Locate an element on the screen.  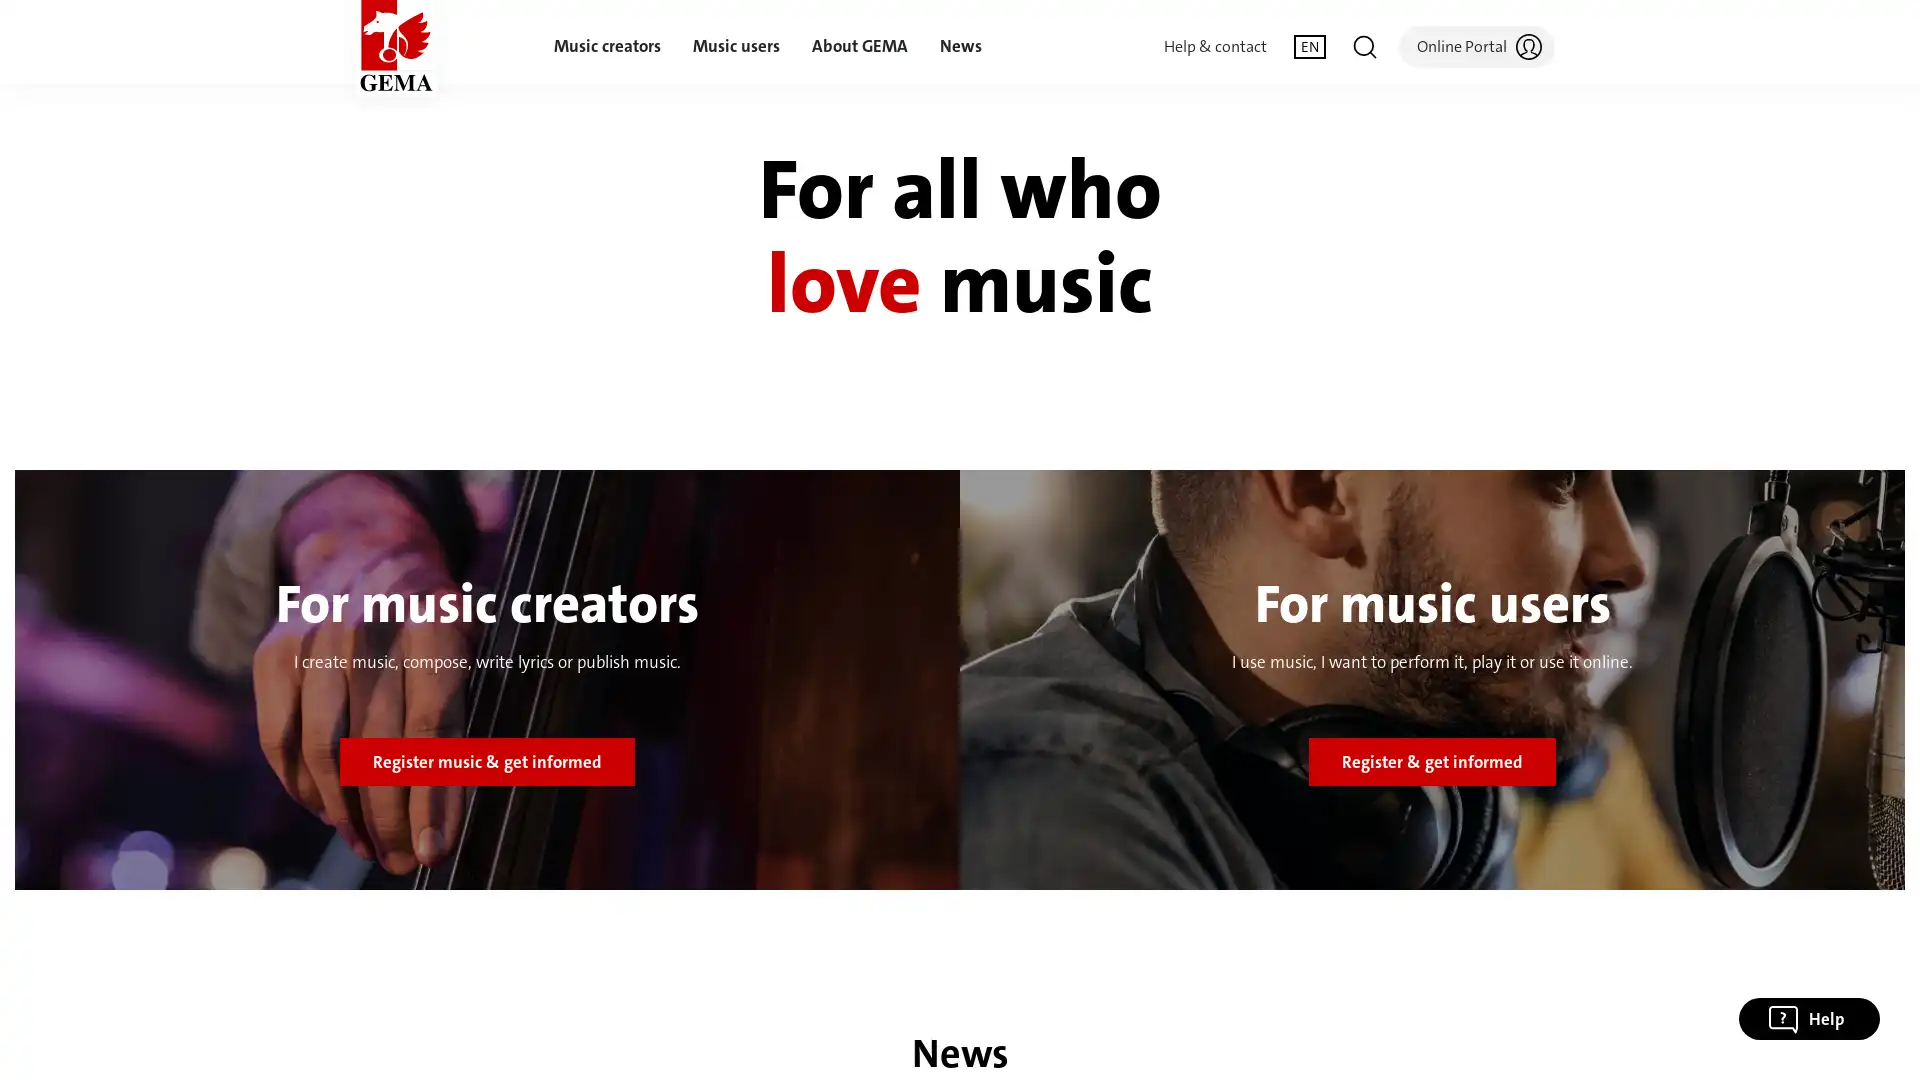
Toggle navigation is located at coordinates (1363, 45).